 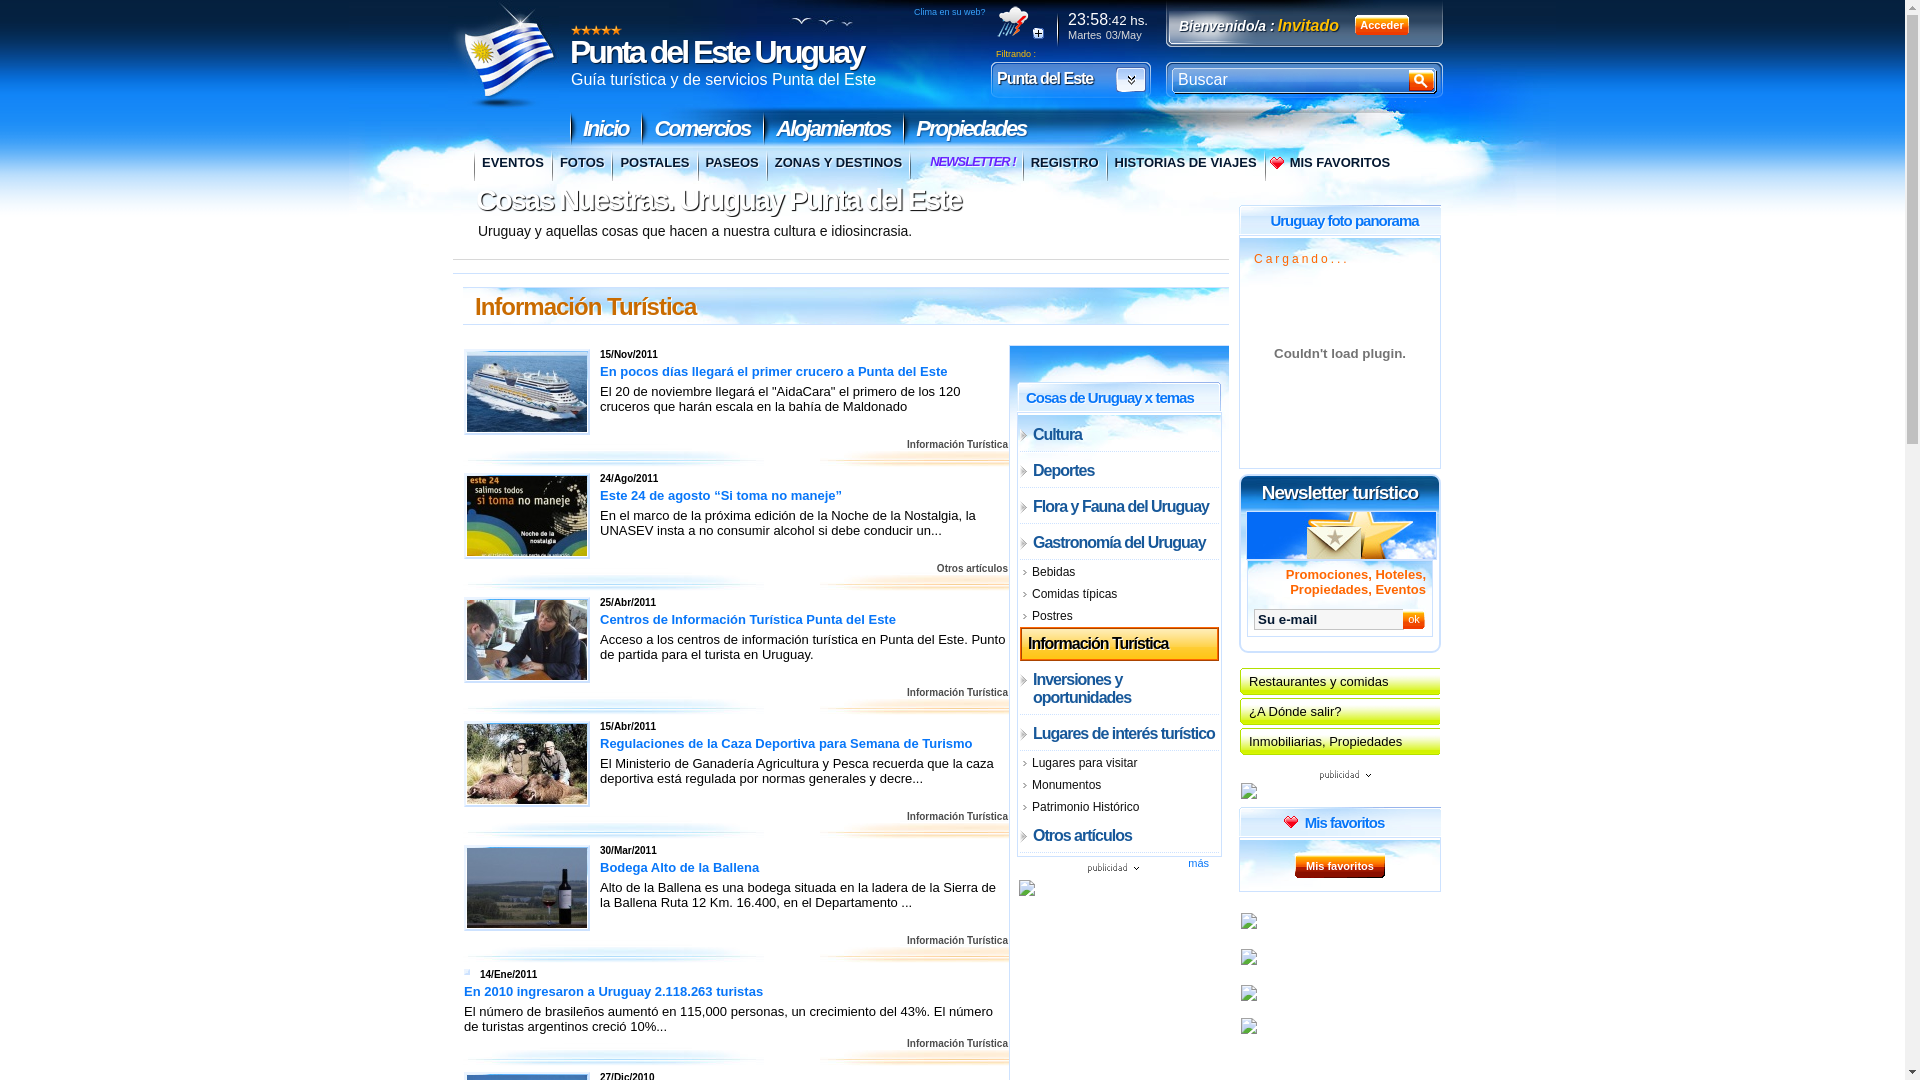 I want to click on 'ok', so click(x=1413, y=617).